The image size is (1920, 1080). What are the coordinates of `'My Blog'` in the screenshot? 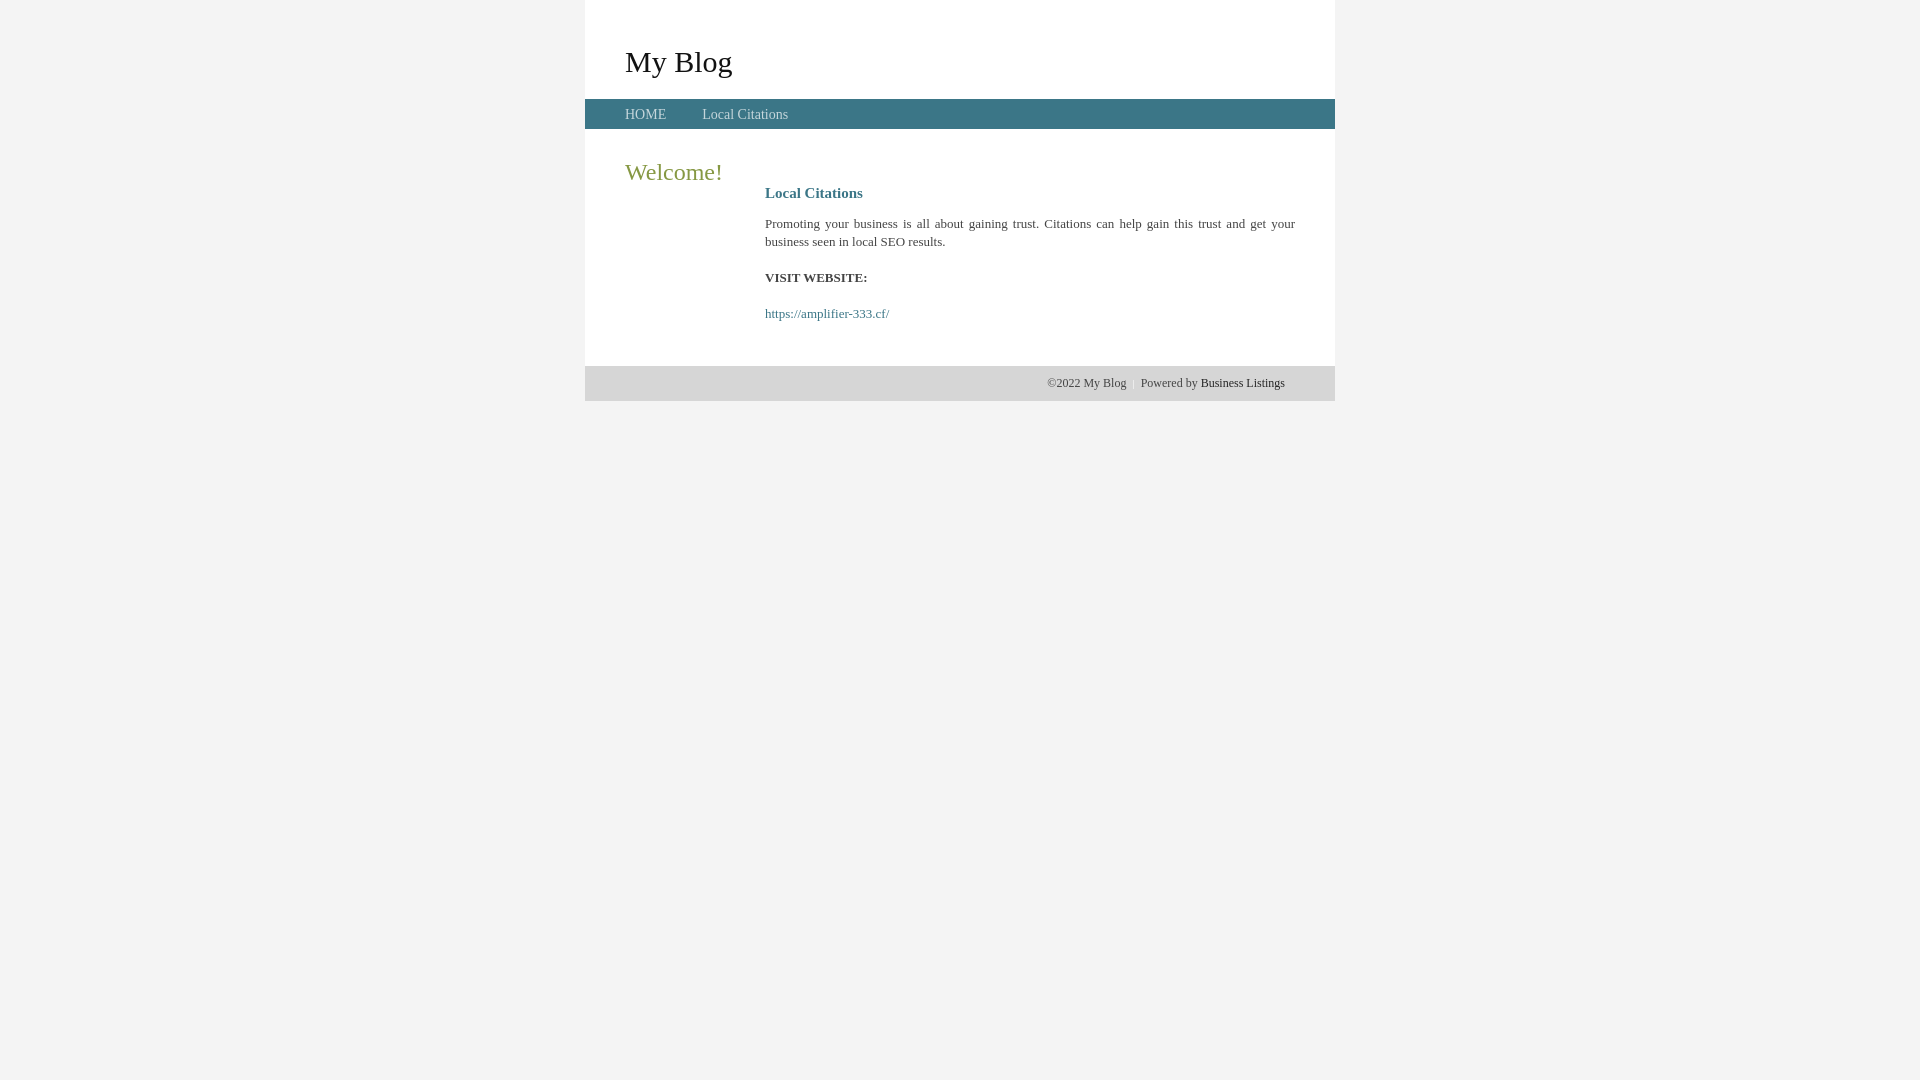 It's located at (678, 60).